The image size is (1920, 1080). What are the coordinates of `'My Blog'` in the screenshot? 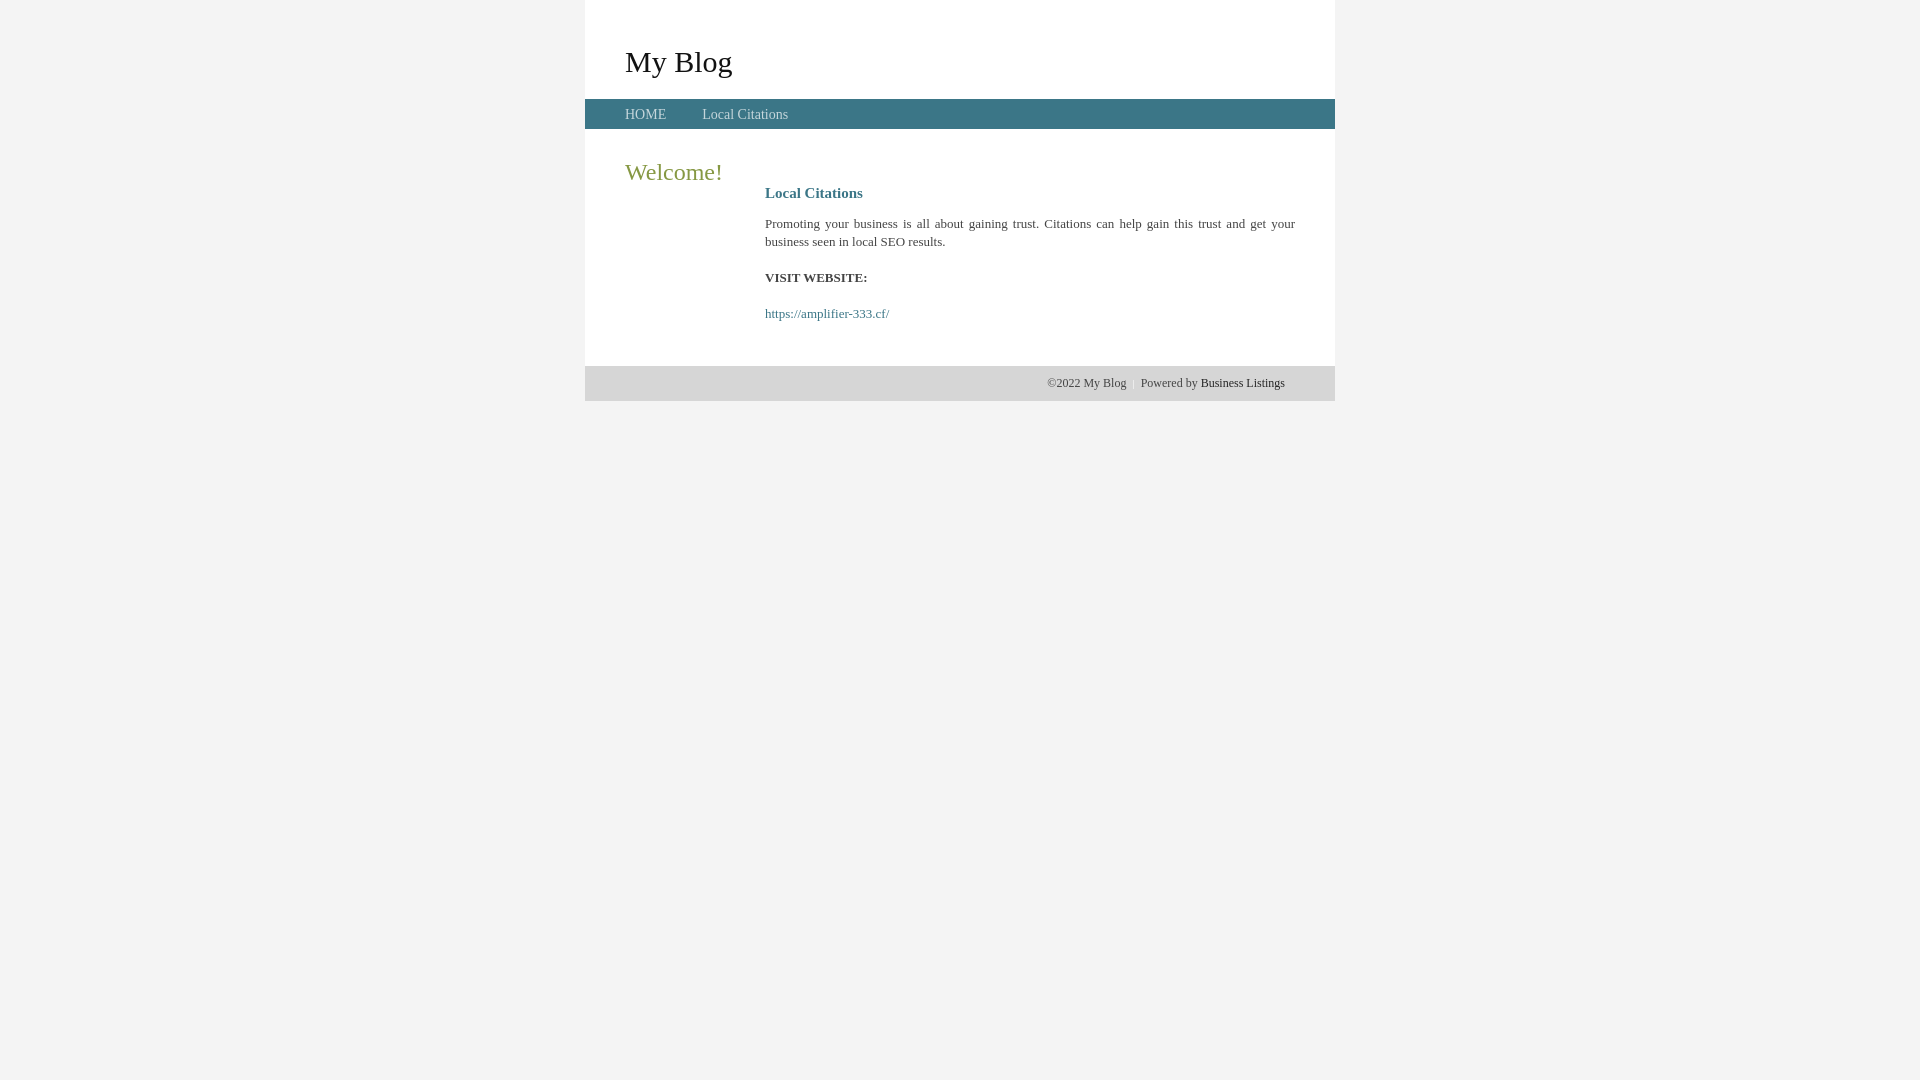 It's located at (678, 60).